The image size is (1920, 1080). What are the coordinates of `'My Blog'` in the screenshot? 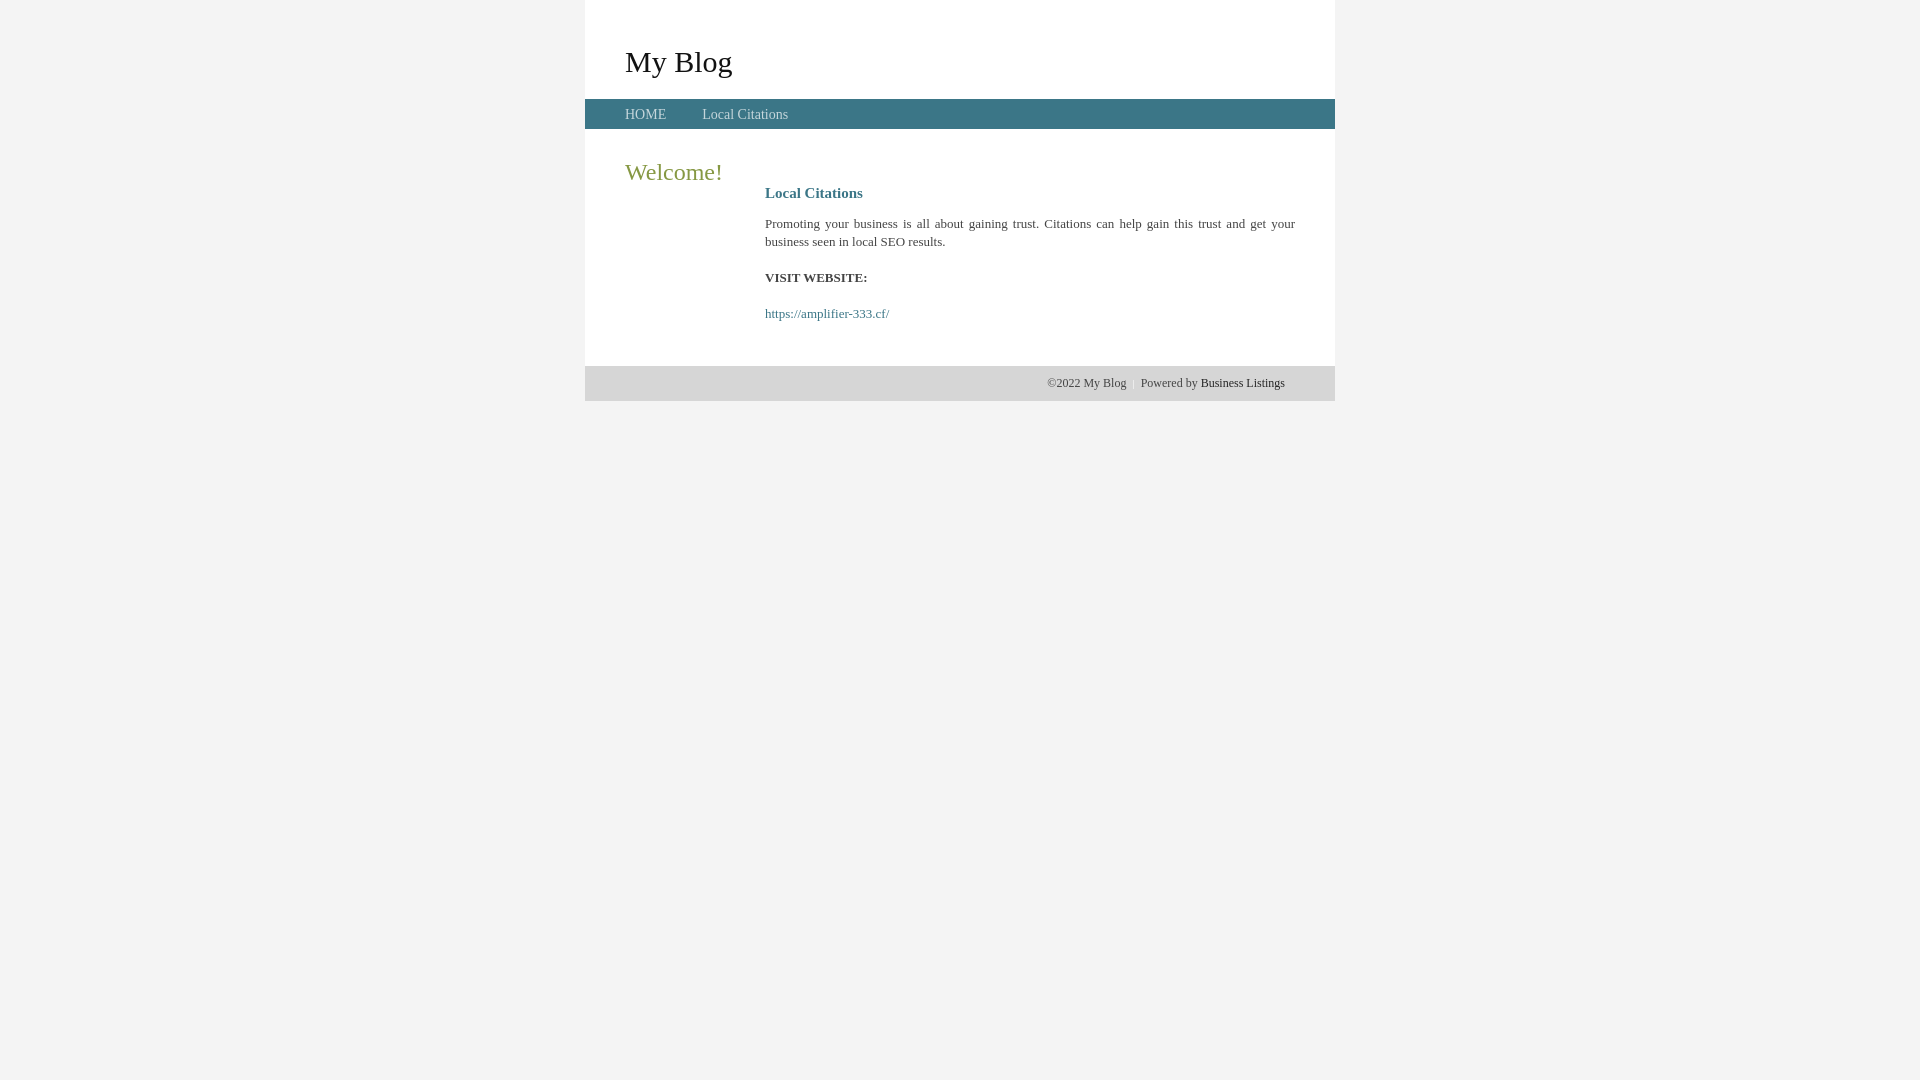 It's located at (678, 60).